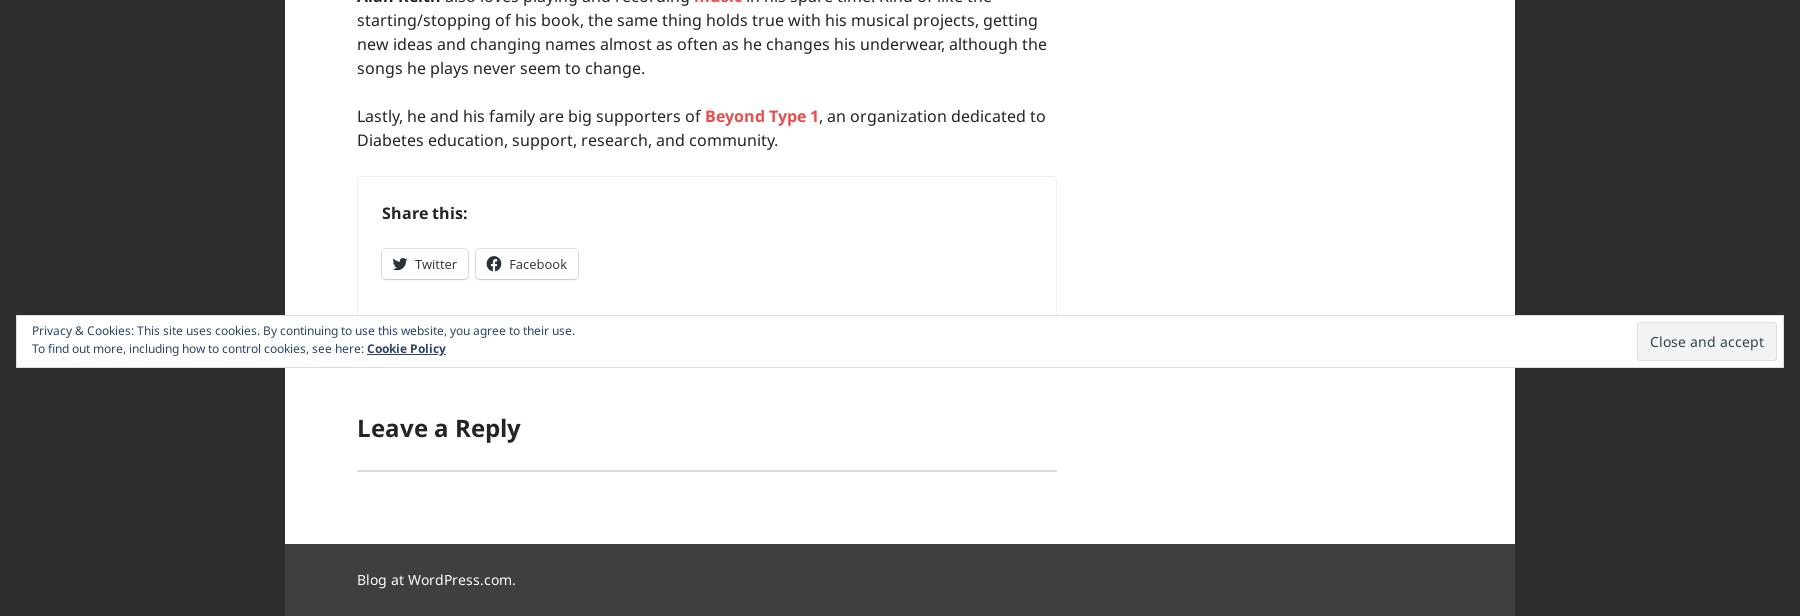 The height and width of the screenshot is (616, 1800). What do you see at coordinates (435, 264) in the screenshot?
I see `'Twitter'` at bounding box center [435, 264].